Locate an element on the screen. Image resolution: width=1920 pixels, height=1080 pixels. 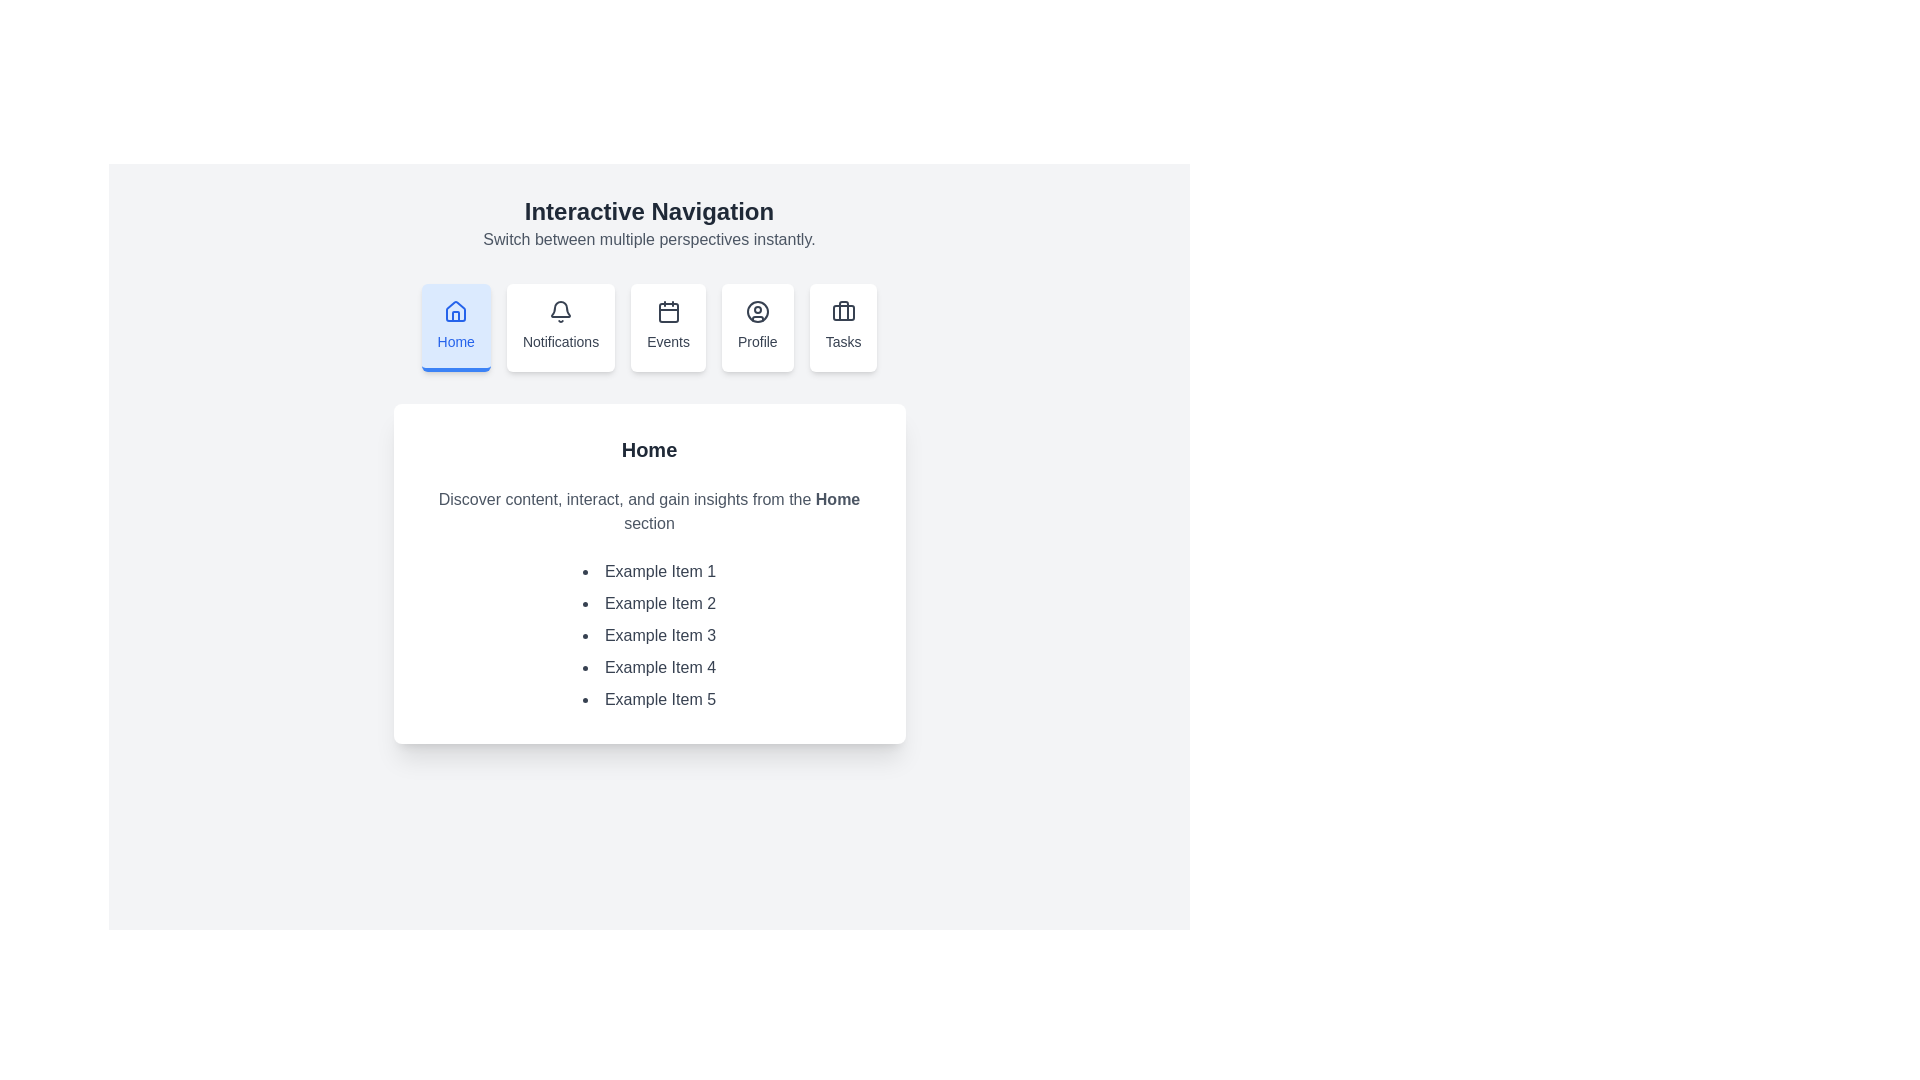
the house-shaped icon with a blue outline representing the 'Home' functionality located in the upper-left corner of the icon grid is located at coordinates (455, 312).